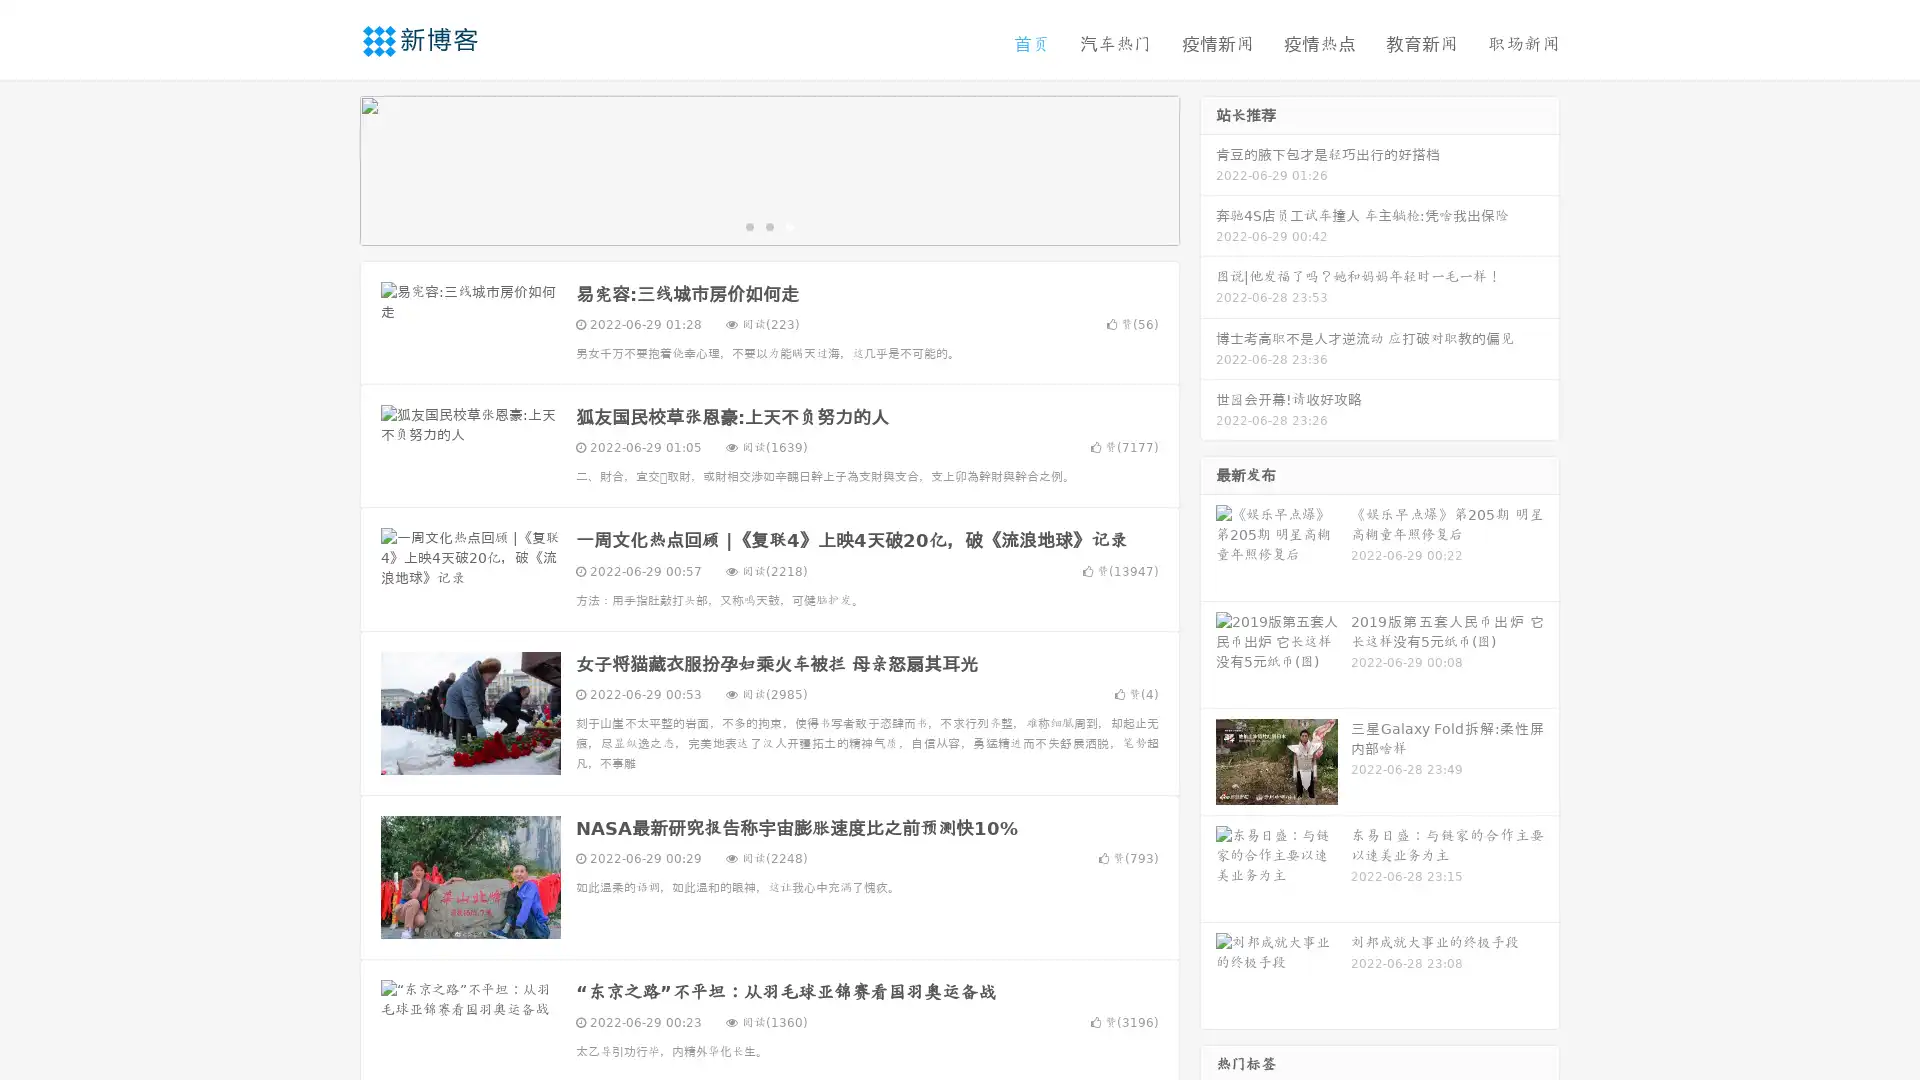 The width and height of the screenshot is (1920, 1080). Describe the element at coordinates (768, 225) in the screenshot. I see `Go to slide 2` at that location.